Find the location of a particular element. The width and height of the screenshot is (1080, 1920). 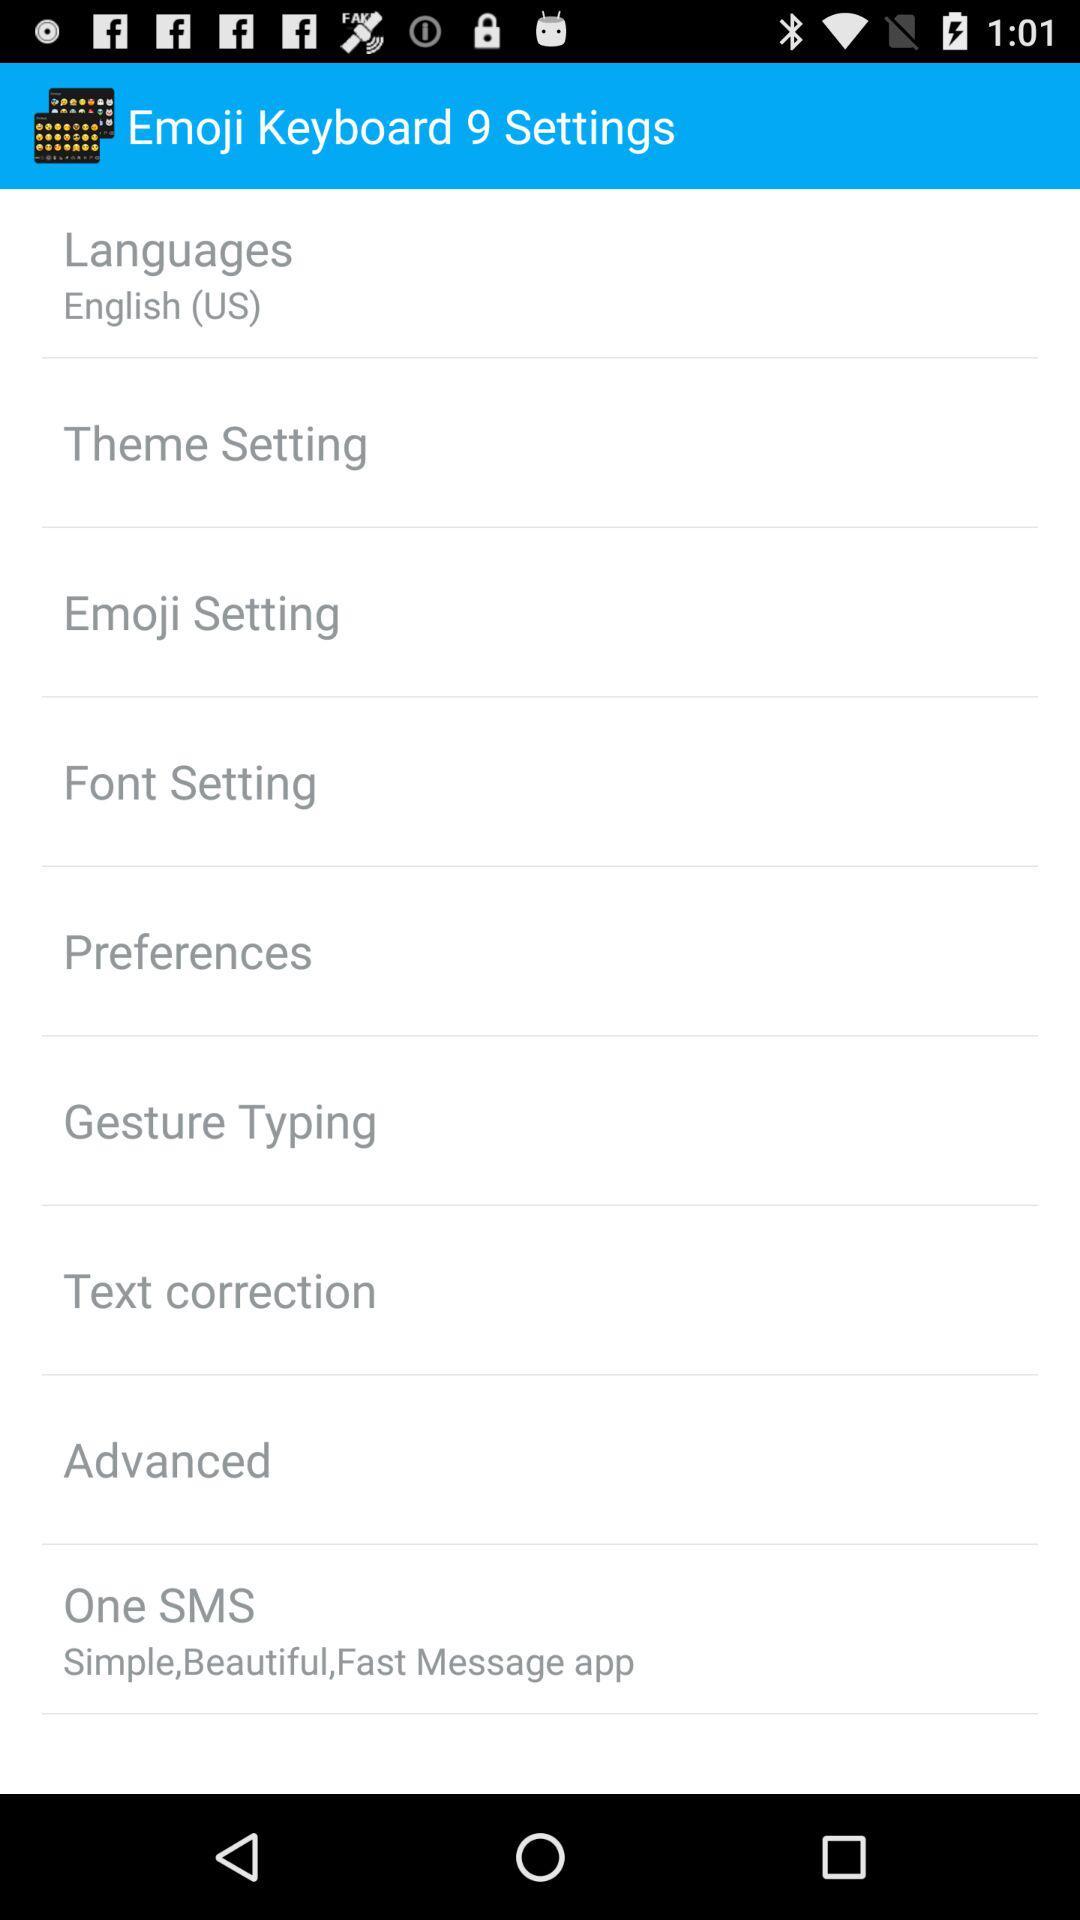

the text correction app is located at coordinates (220, 1289).